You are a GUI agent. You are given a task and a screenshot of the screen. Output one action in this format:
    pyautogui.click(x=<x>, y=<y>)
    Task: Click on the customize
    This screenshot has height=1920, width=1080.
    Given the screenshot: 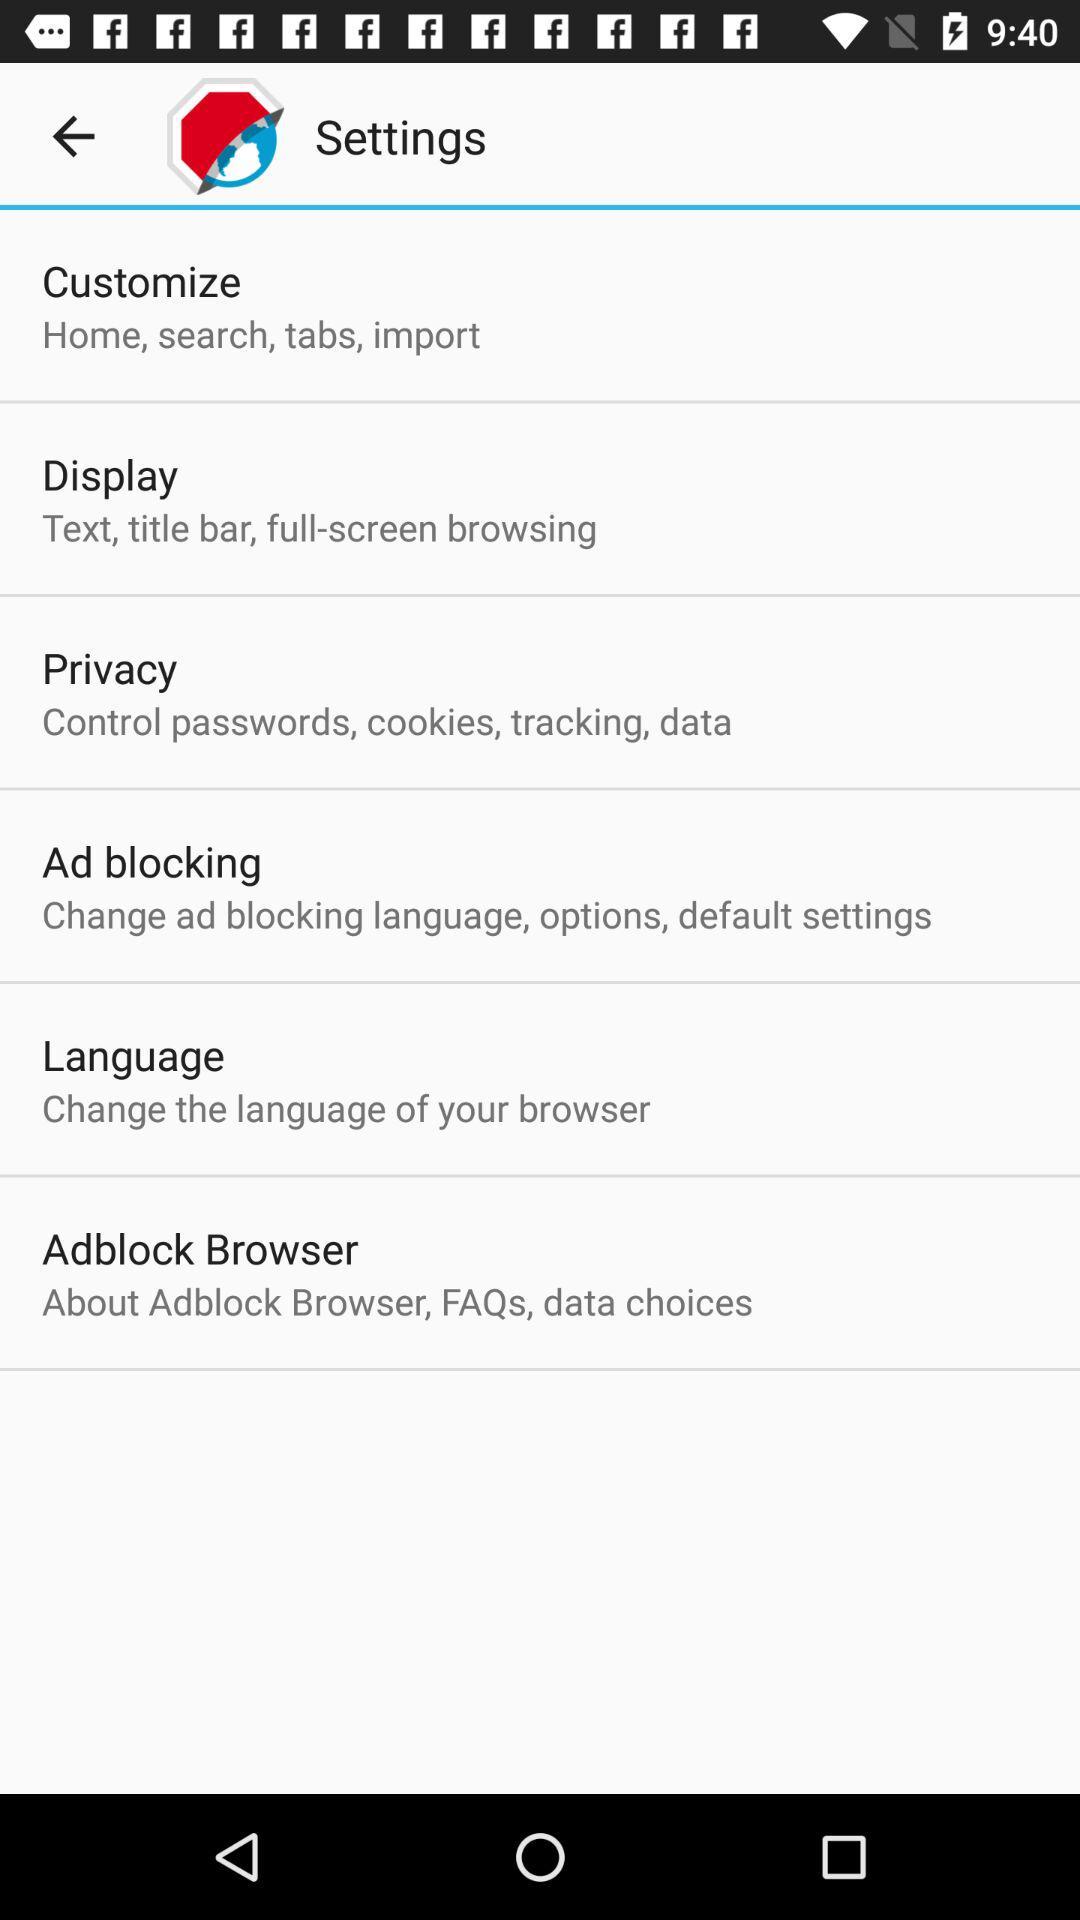 What is the action you would take?
    pyautogui.click(x=140, y=279)
    